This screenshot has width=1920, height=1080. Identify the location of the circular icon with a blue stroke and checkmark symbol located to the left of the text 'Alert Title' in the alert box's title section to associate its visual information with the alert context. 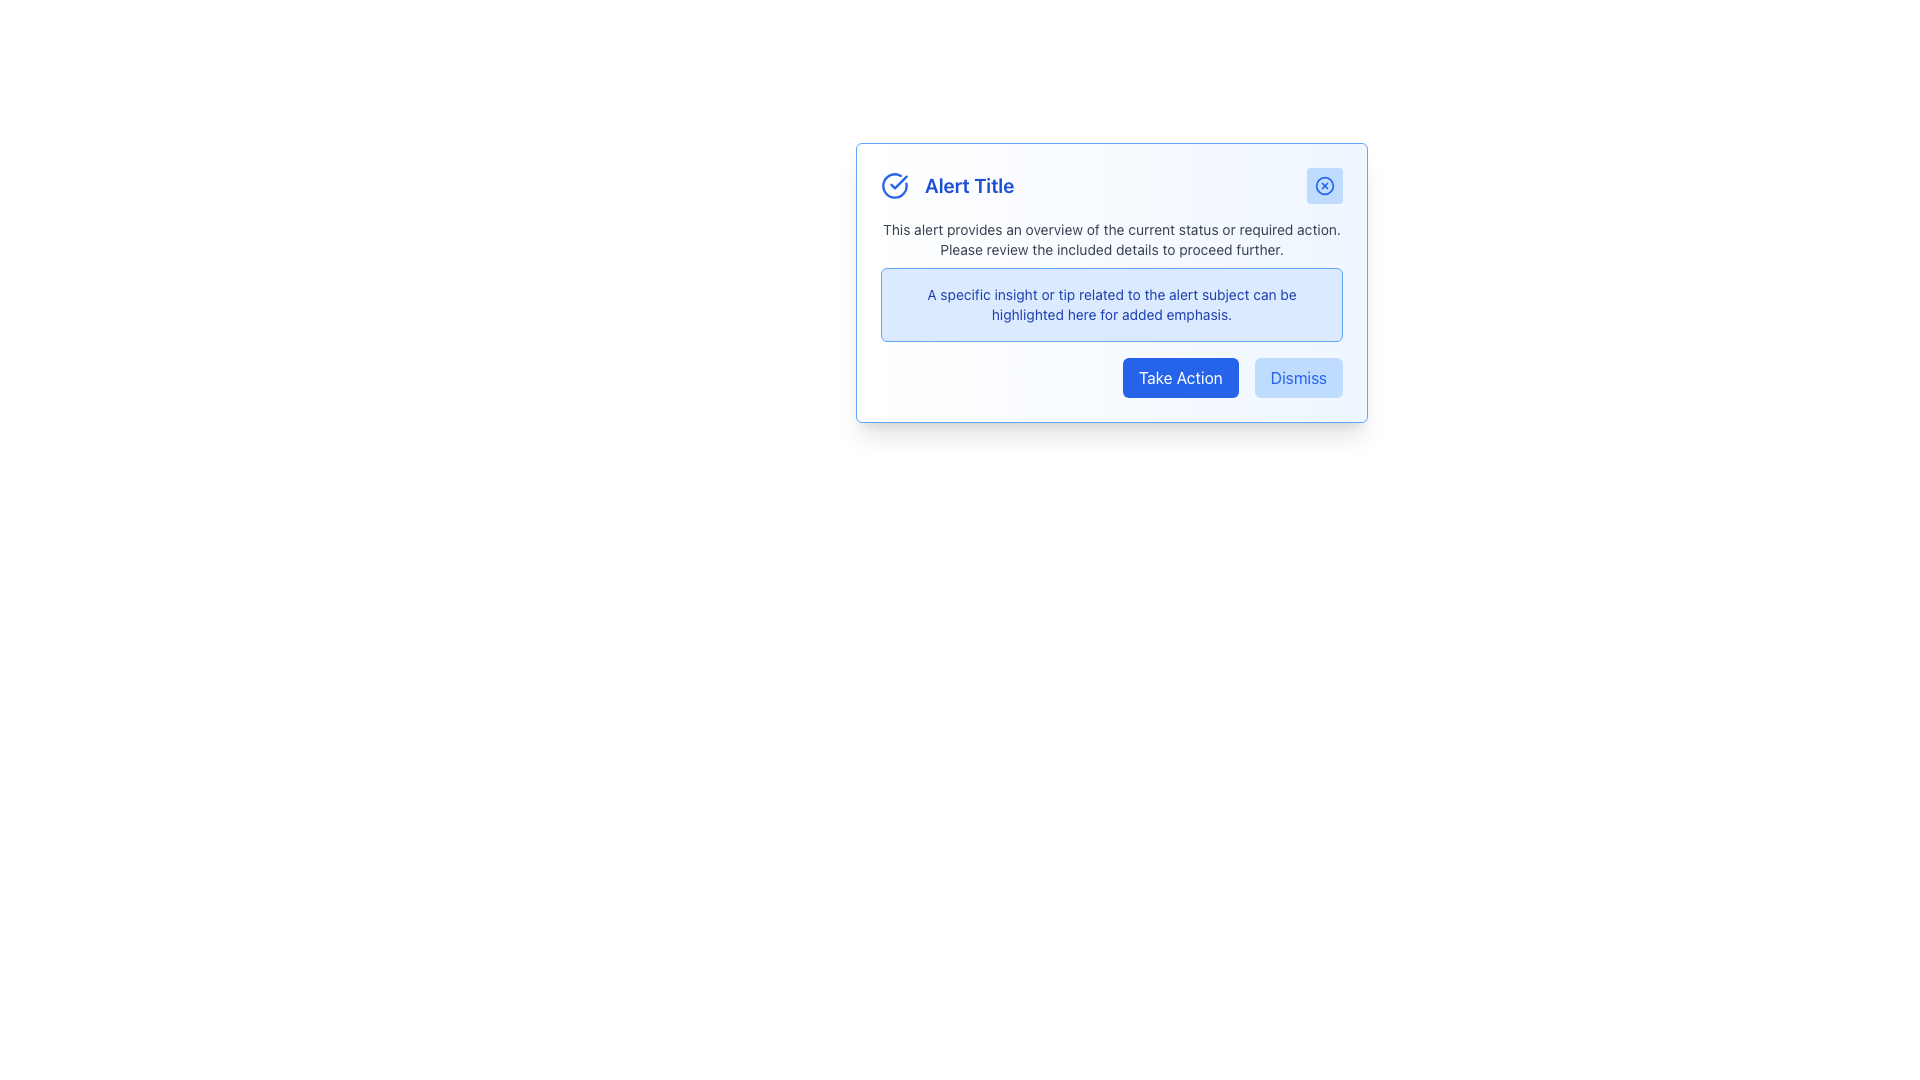
(893, 185).